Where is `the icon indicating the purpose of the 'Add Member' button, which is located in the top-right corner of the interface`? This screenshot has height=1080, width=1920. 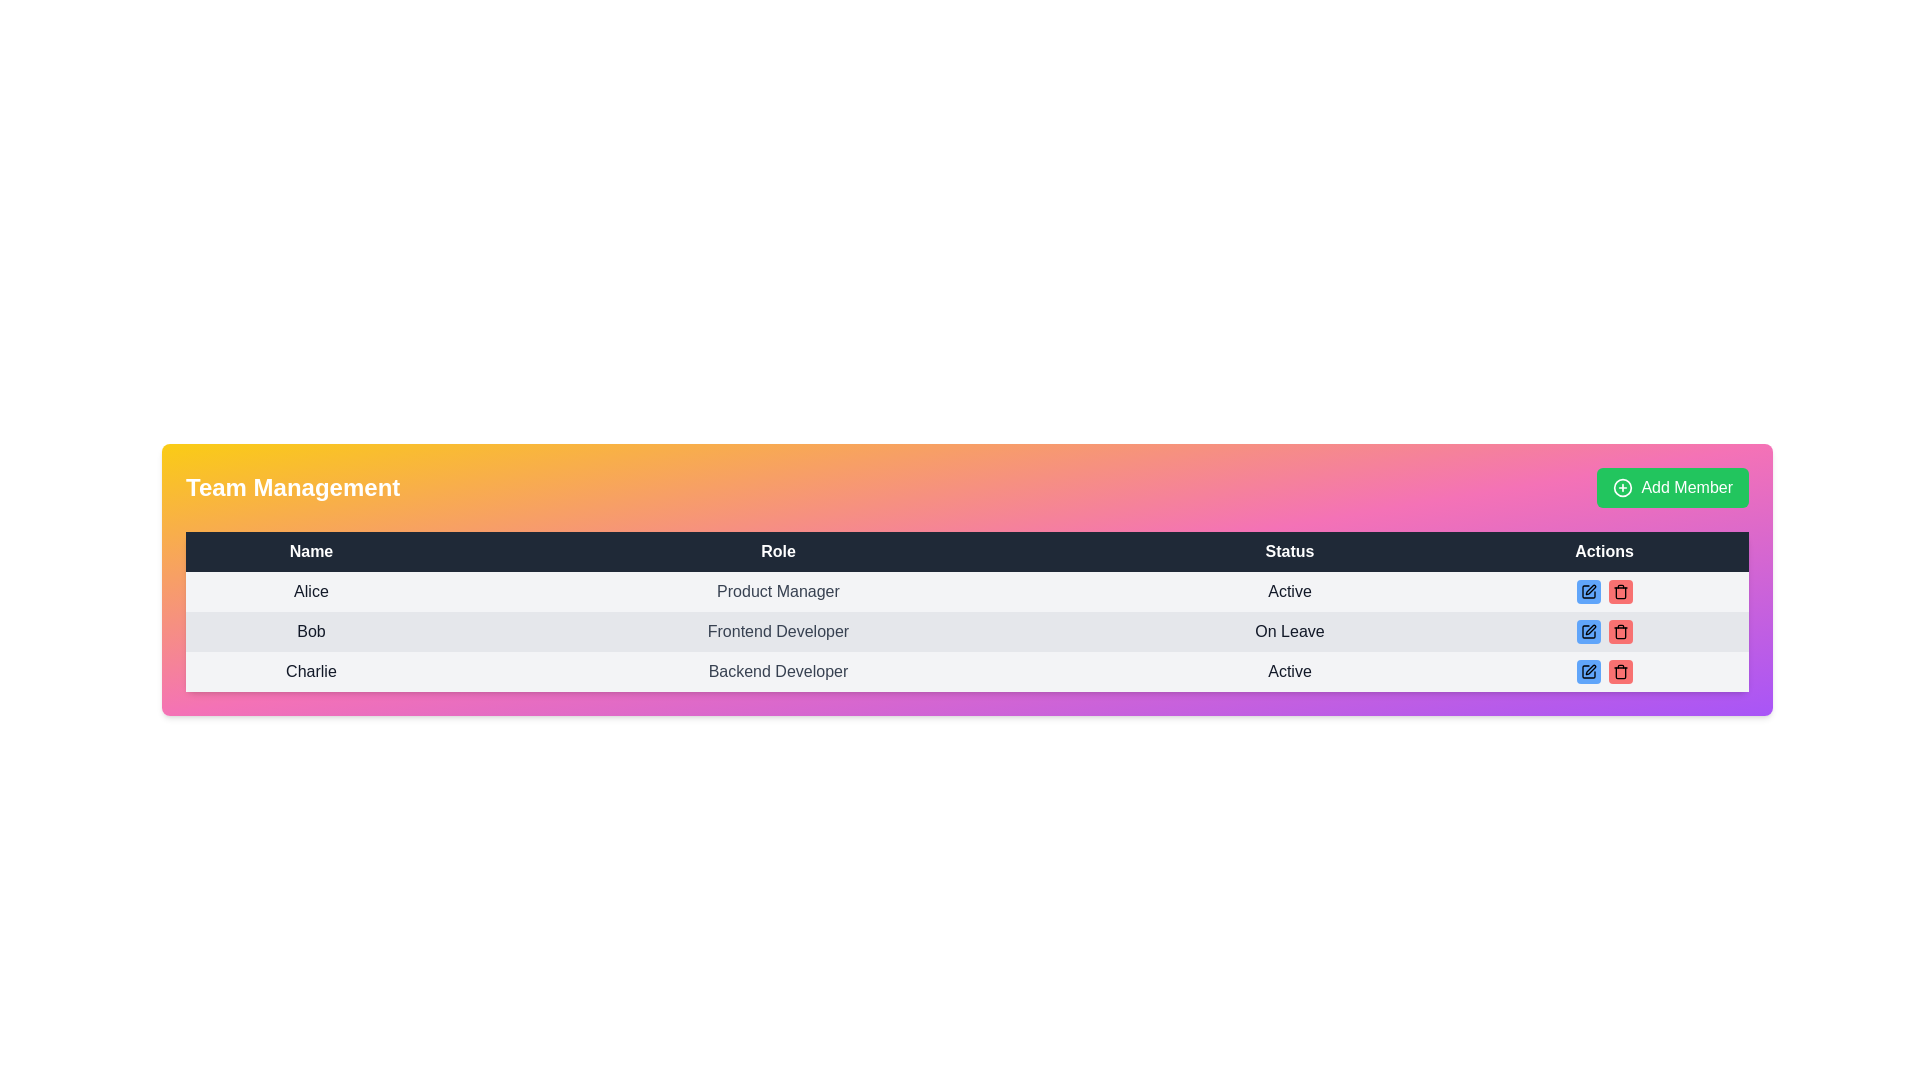
the icon indicating the purpose of the 'Add Member' button, which is located in the top-right corner of the interface is located at coordinates (1623, 488).